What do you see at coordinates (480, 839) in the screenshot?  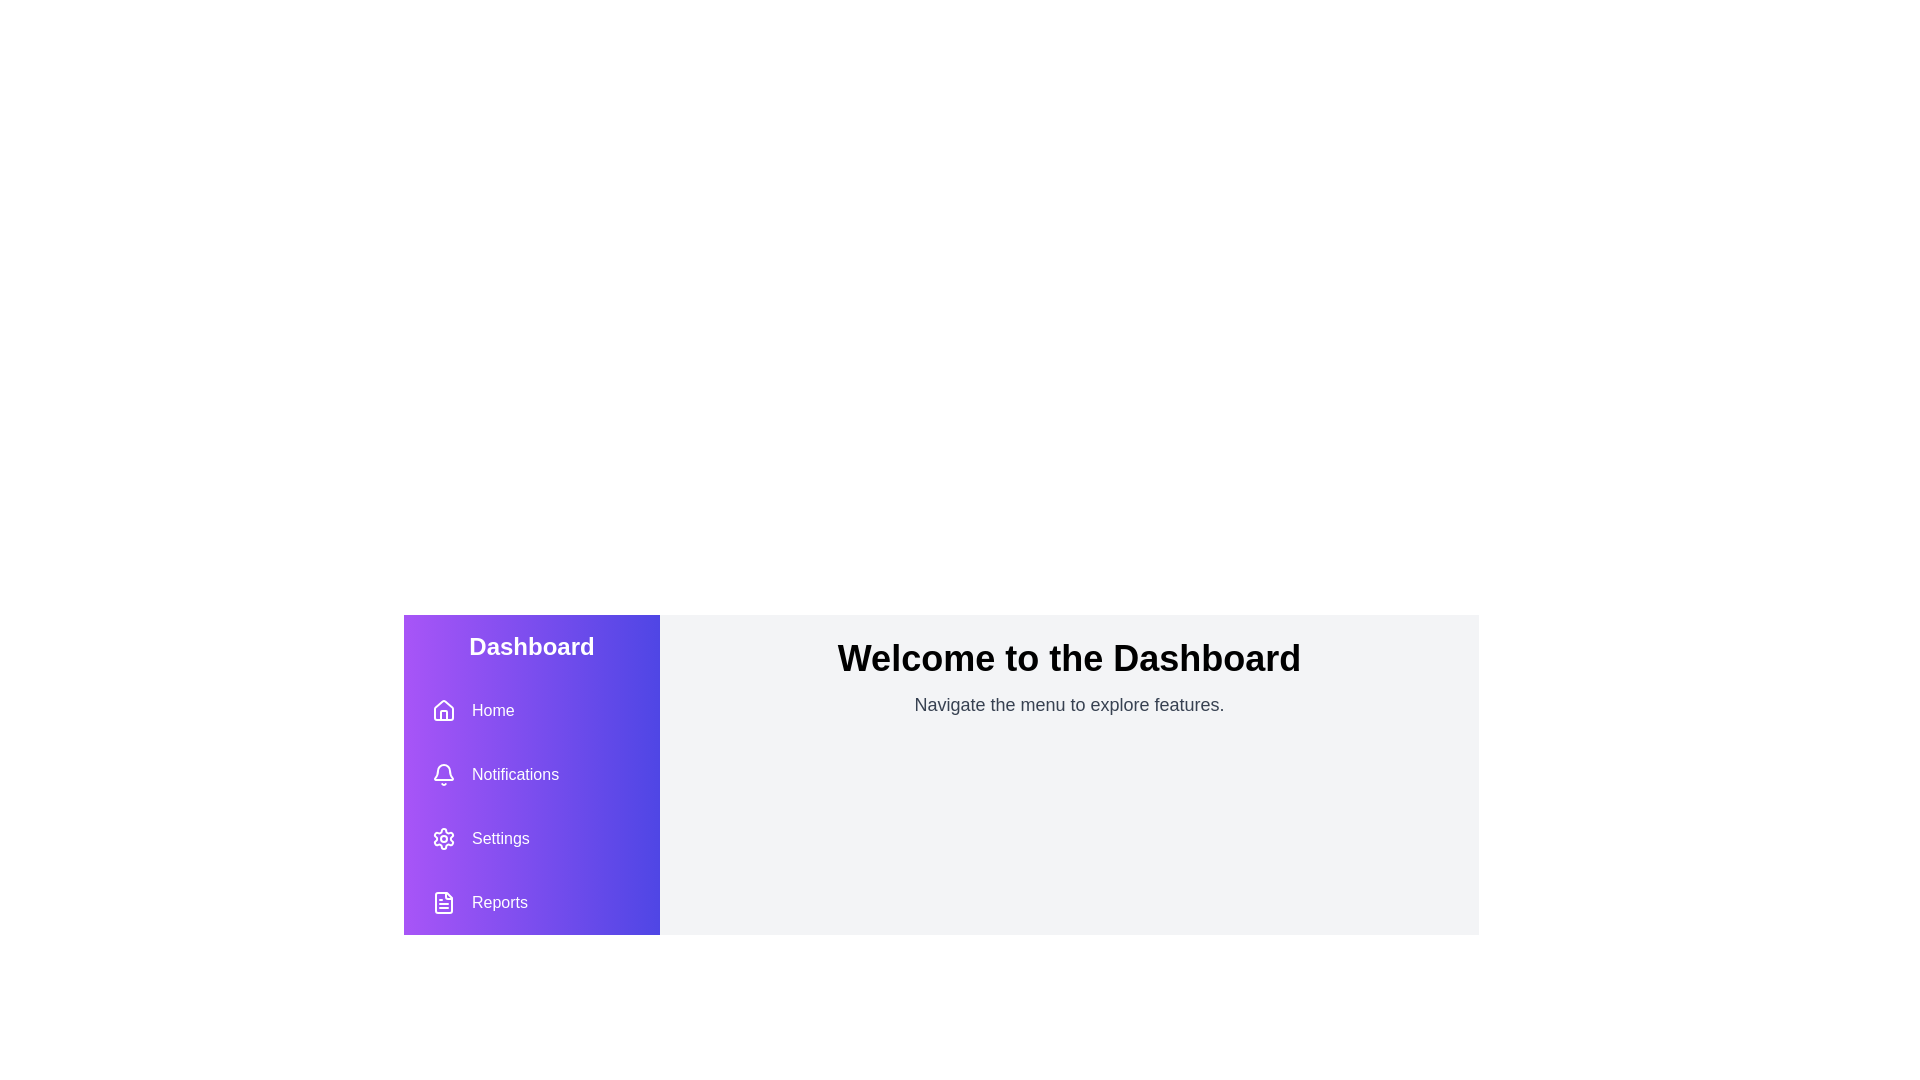 I see `the button labeled Settings to observe its hover effect` at bounding box center [480, 839].